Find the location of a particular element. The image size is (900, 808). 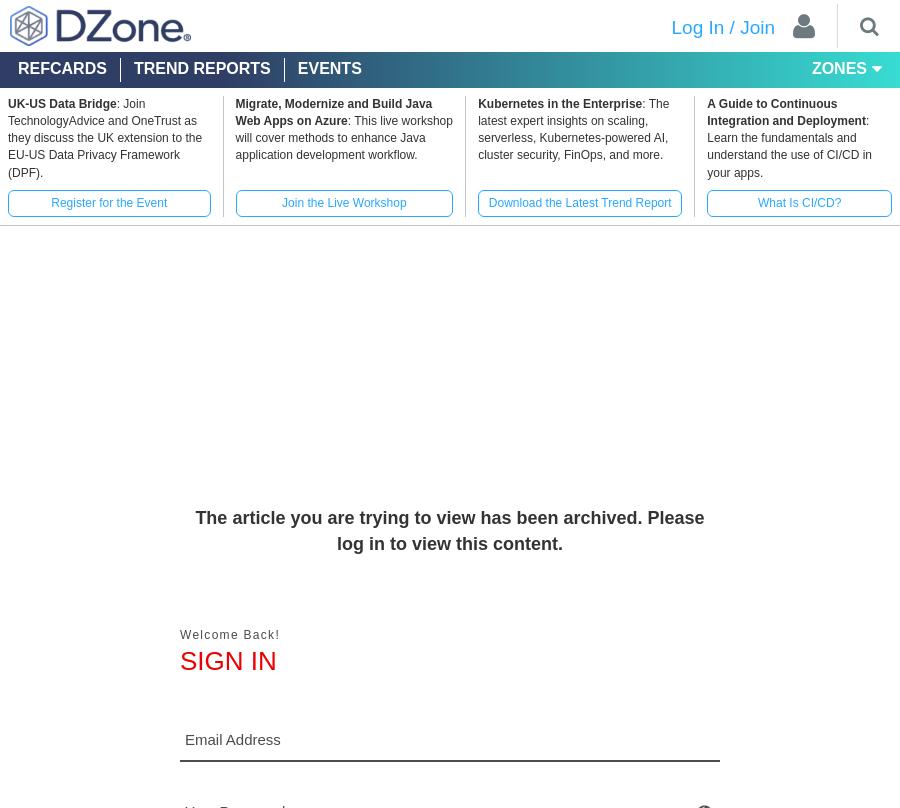

'Welcome Back!' is located at coordinates (228, 635).